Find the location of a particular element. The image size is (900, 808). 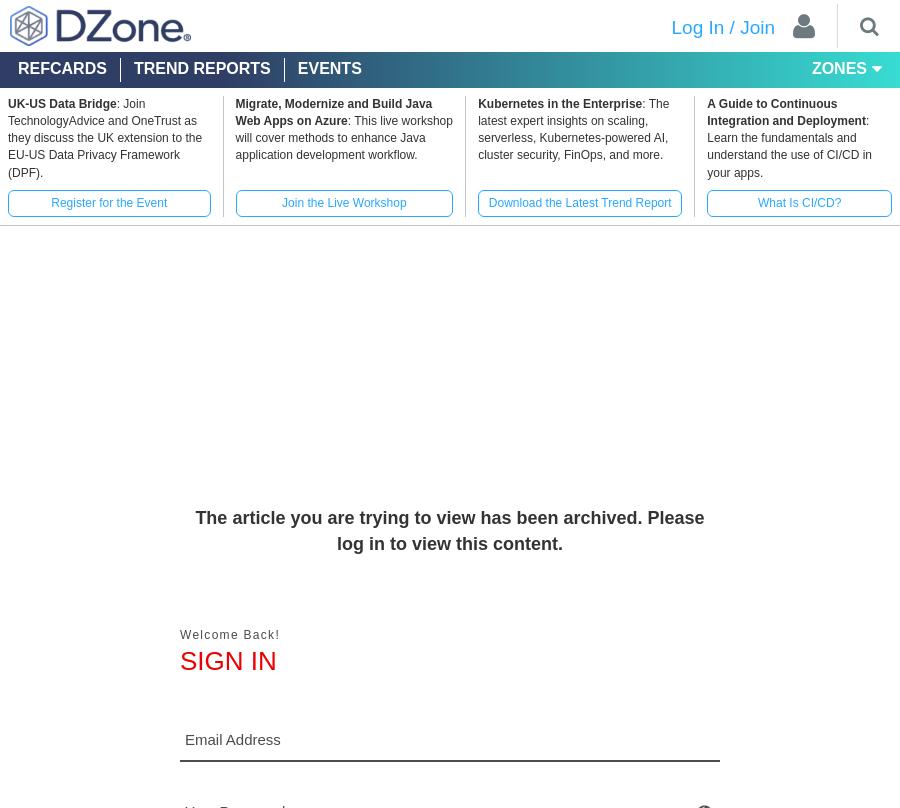

'Welcome Back!' is located at coordinates (228, 635).